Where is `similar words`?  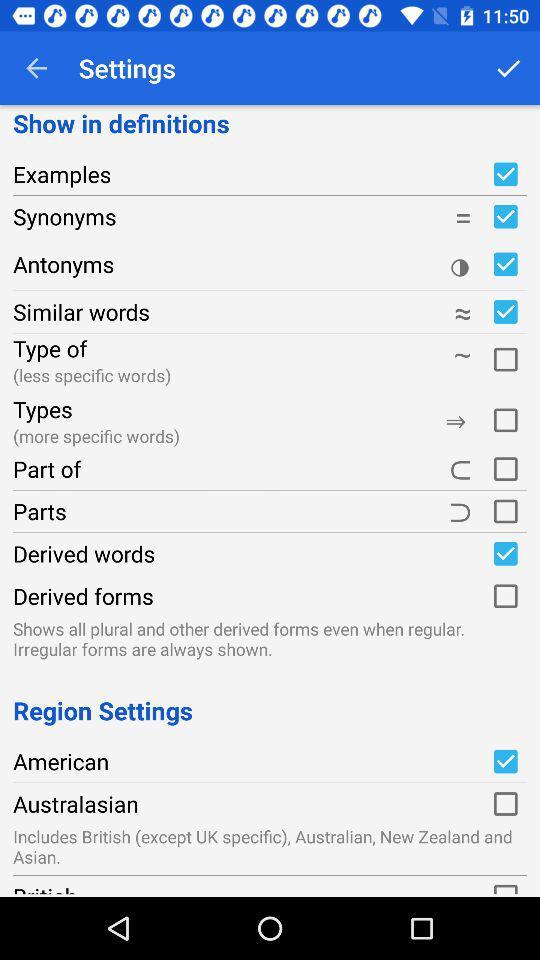
similar words is located at coordinates (504, 312).